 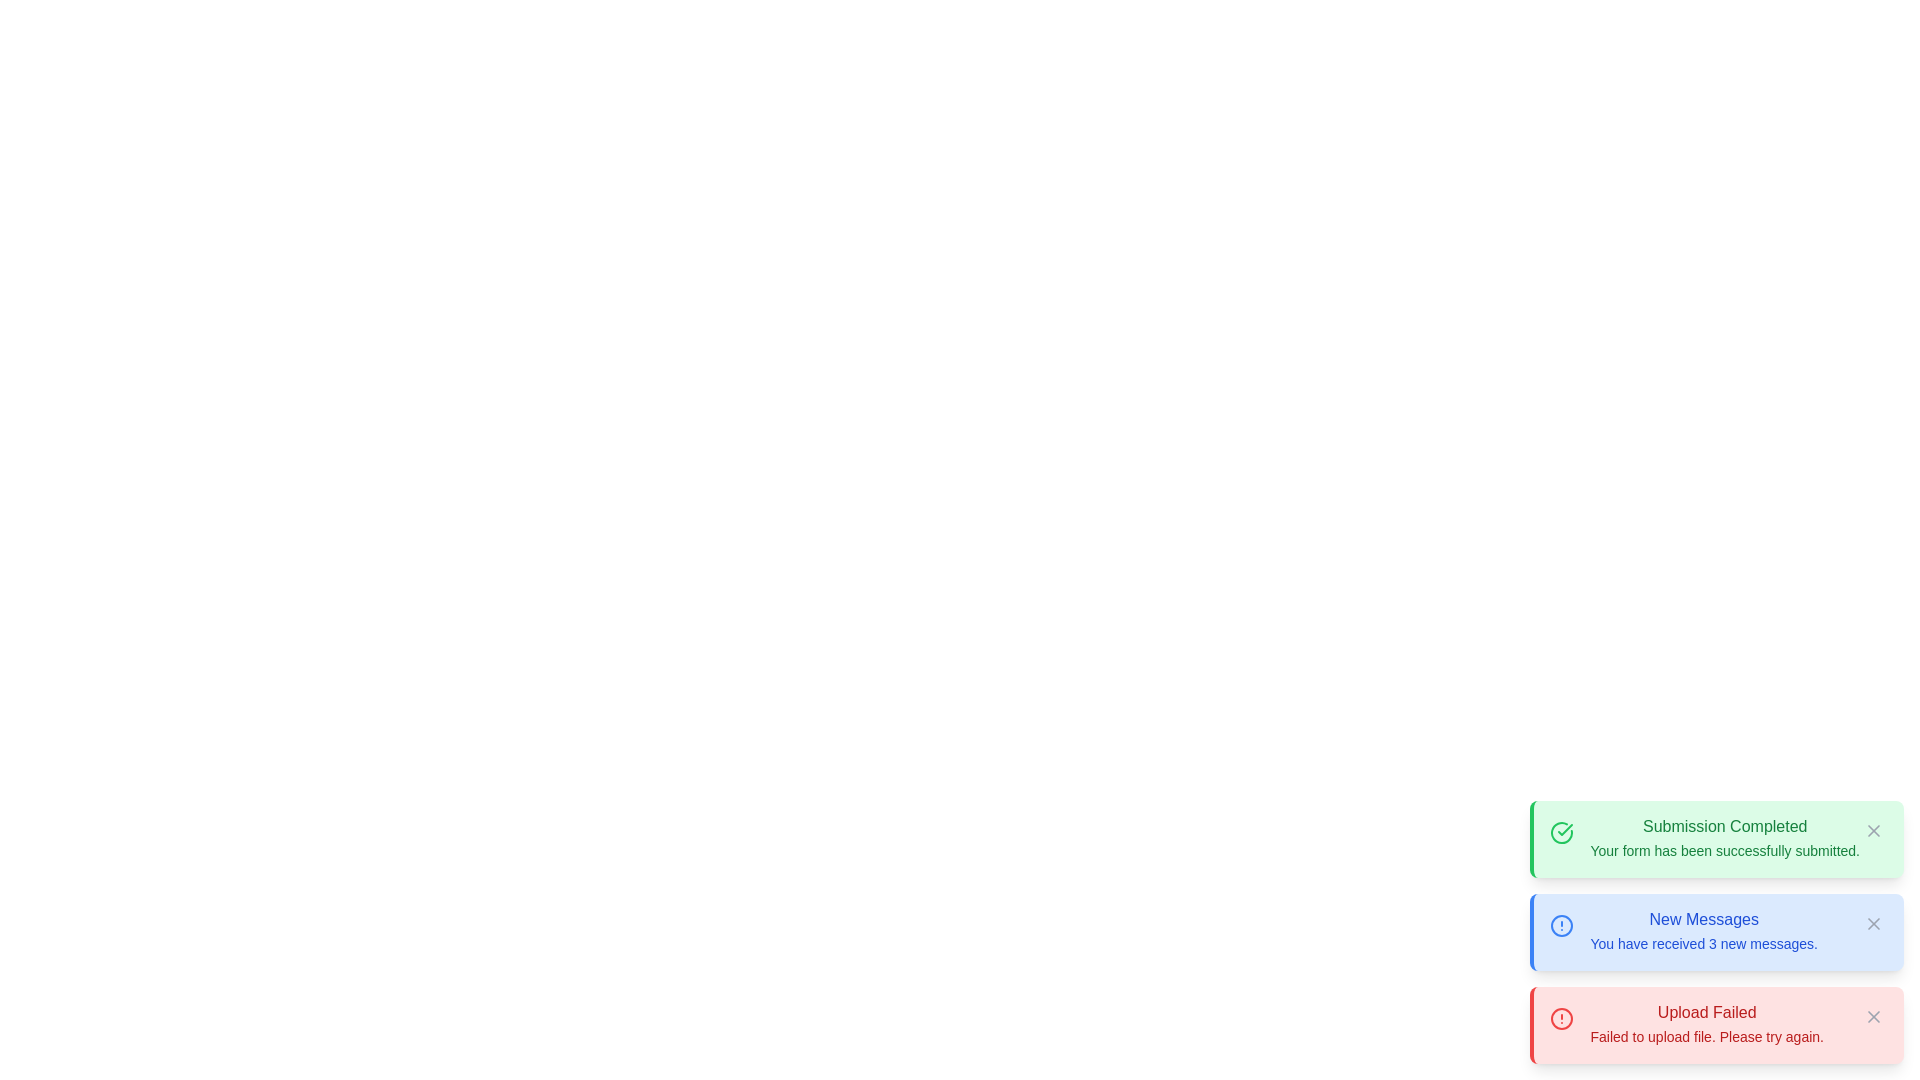 What do you see at coordinates (1872, 924) in the screenshot?
I see `the lower-right segment of the 'X' icon within the top-right corner of the notification` at bounding box center [1872, 924].